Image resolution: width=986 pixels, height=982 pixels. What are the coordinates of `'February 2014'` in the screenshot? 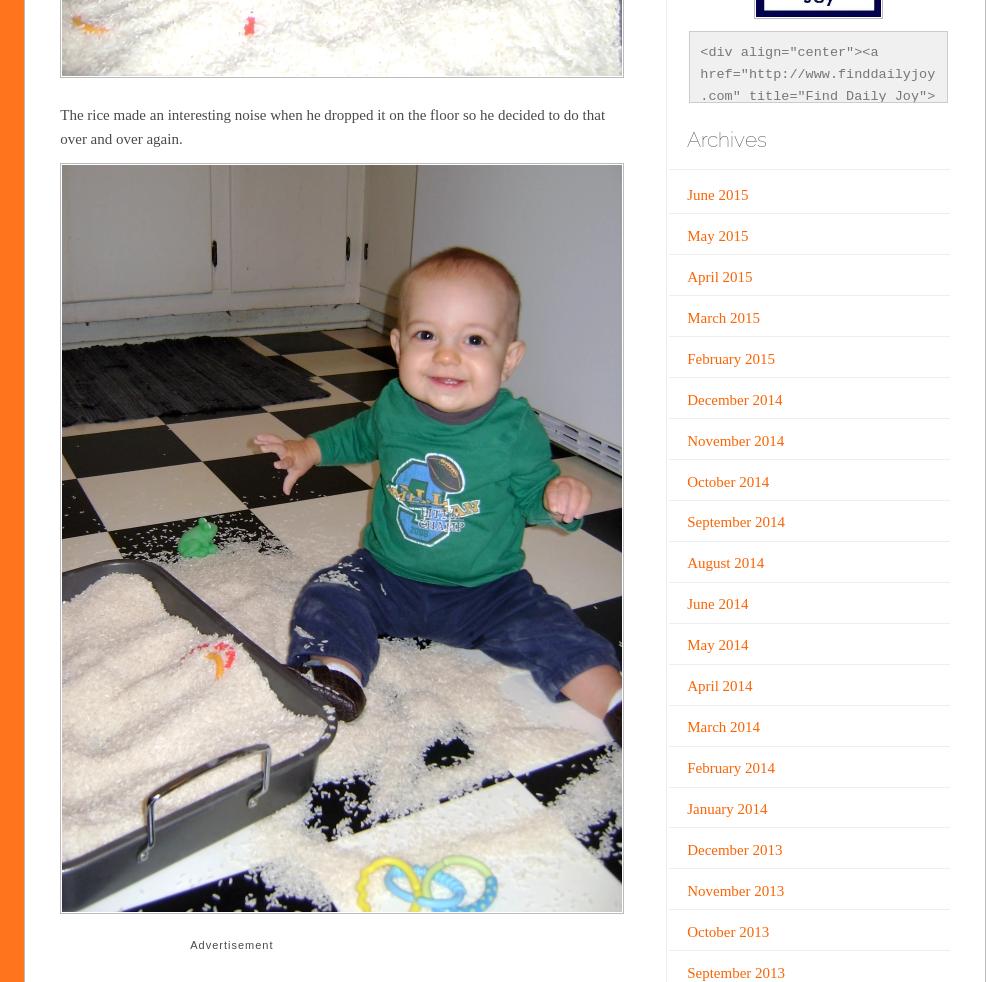 It's located at (730, 768).